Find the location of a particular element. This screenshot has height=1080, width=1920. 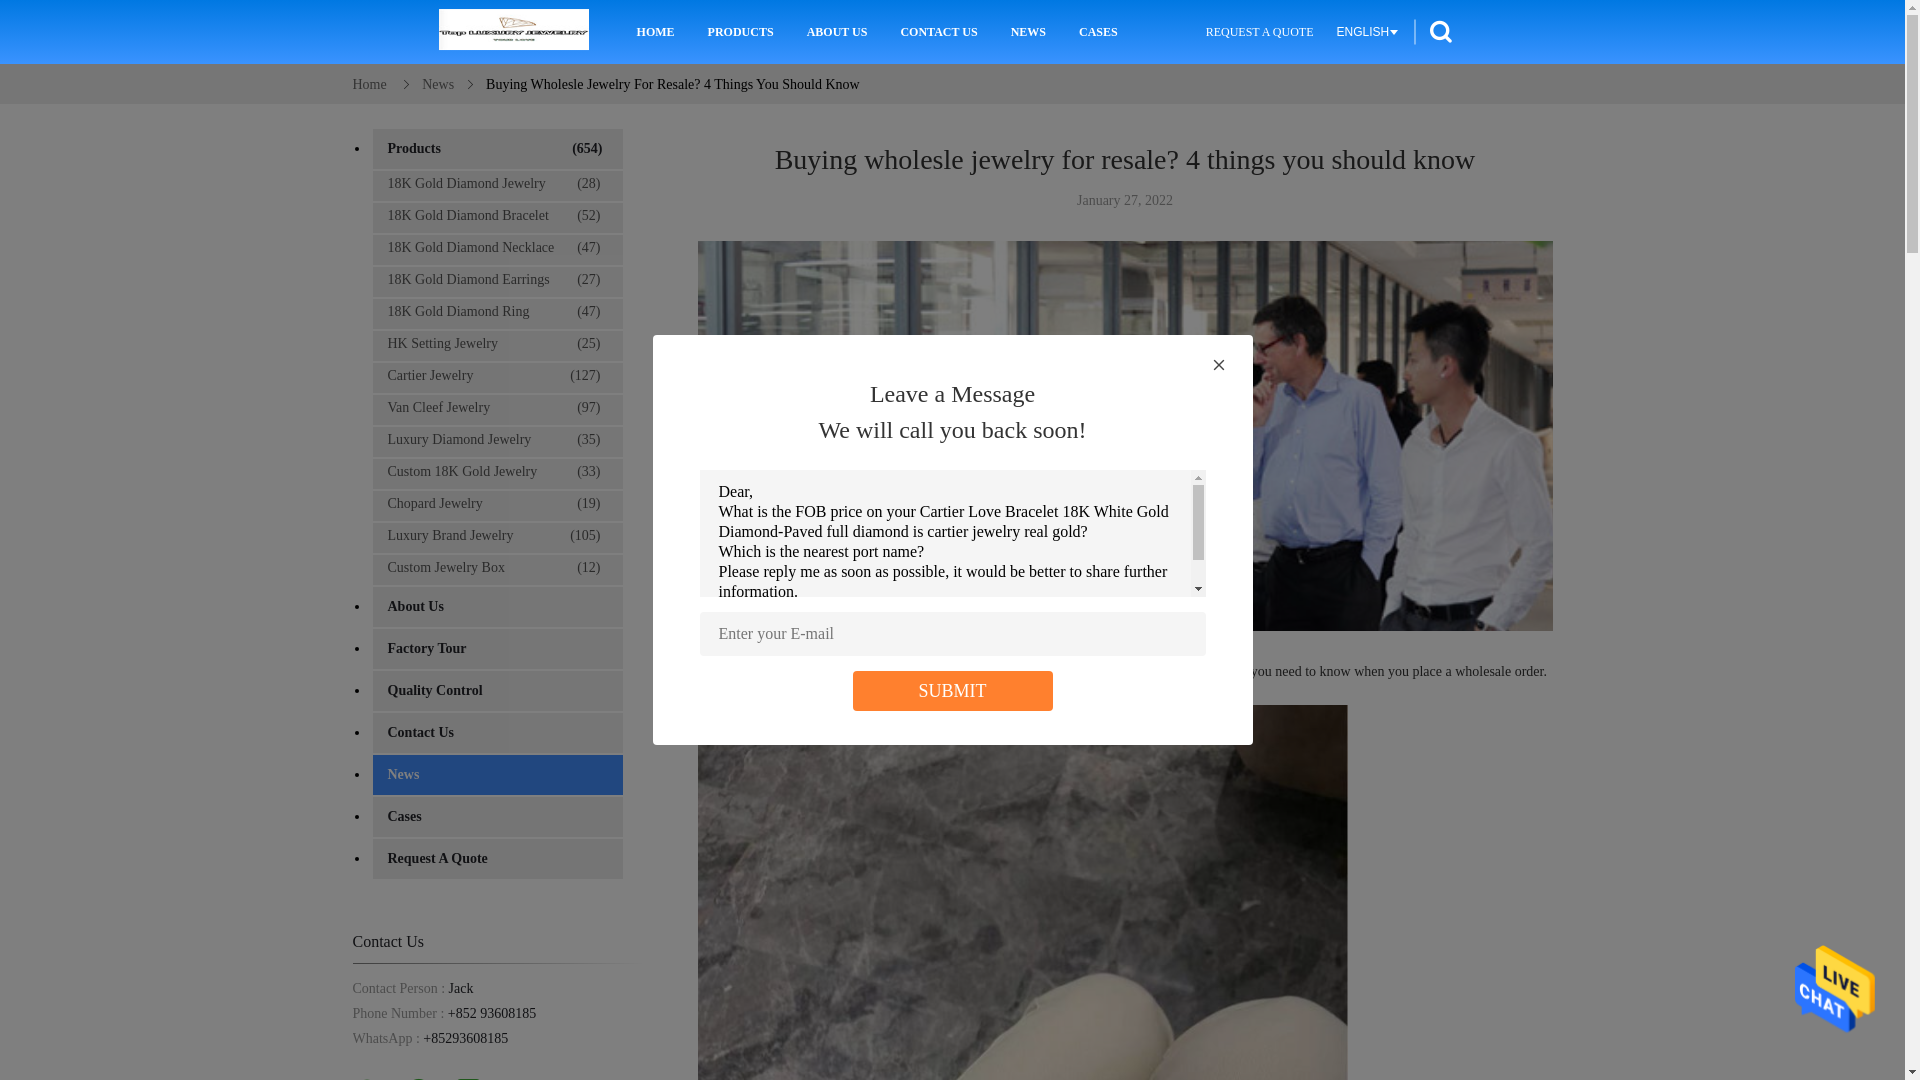

'Cartier Jewelry is located at coordinates (495, 375).